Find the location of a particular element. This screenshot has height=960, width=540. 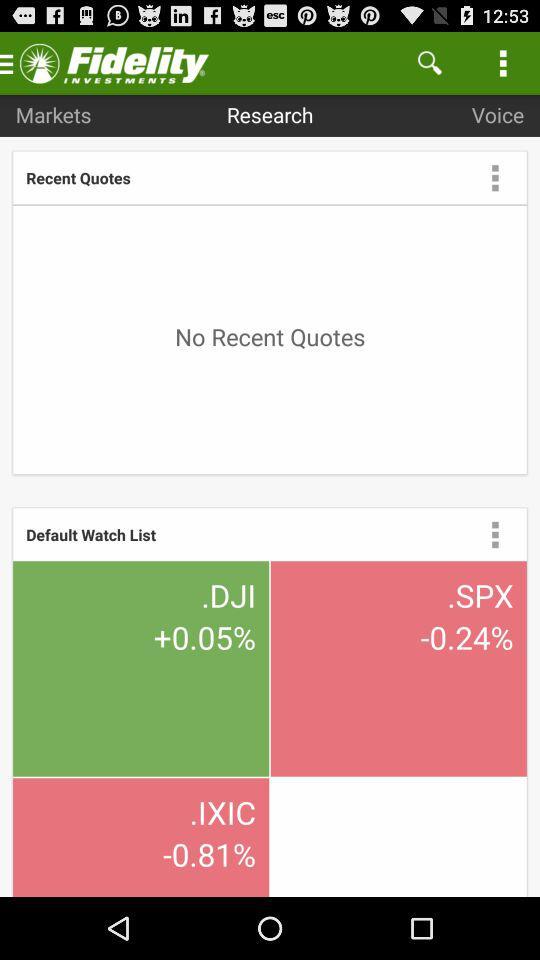

the more icon is located at coordinates (494, 190).